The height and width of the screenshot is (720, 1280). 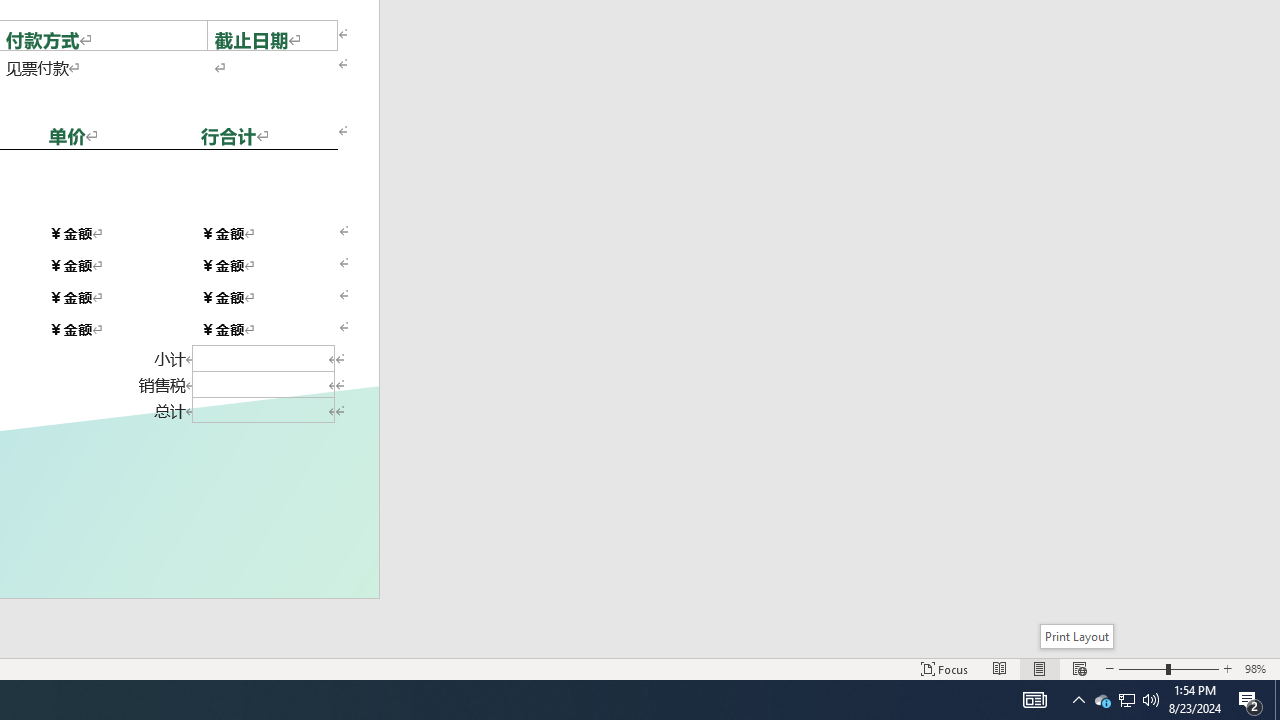 What do you see at coordinates (1168, 669) in the screenshot?
I see `'Zoom'` at bounding box center [1168, 669].